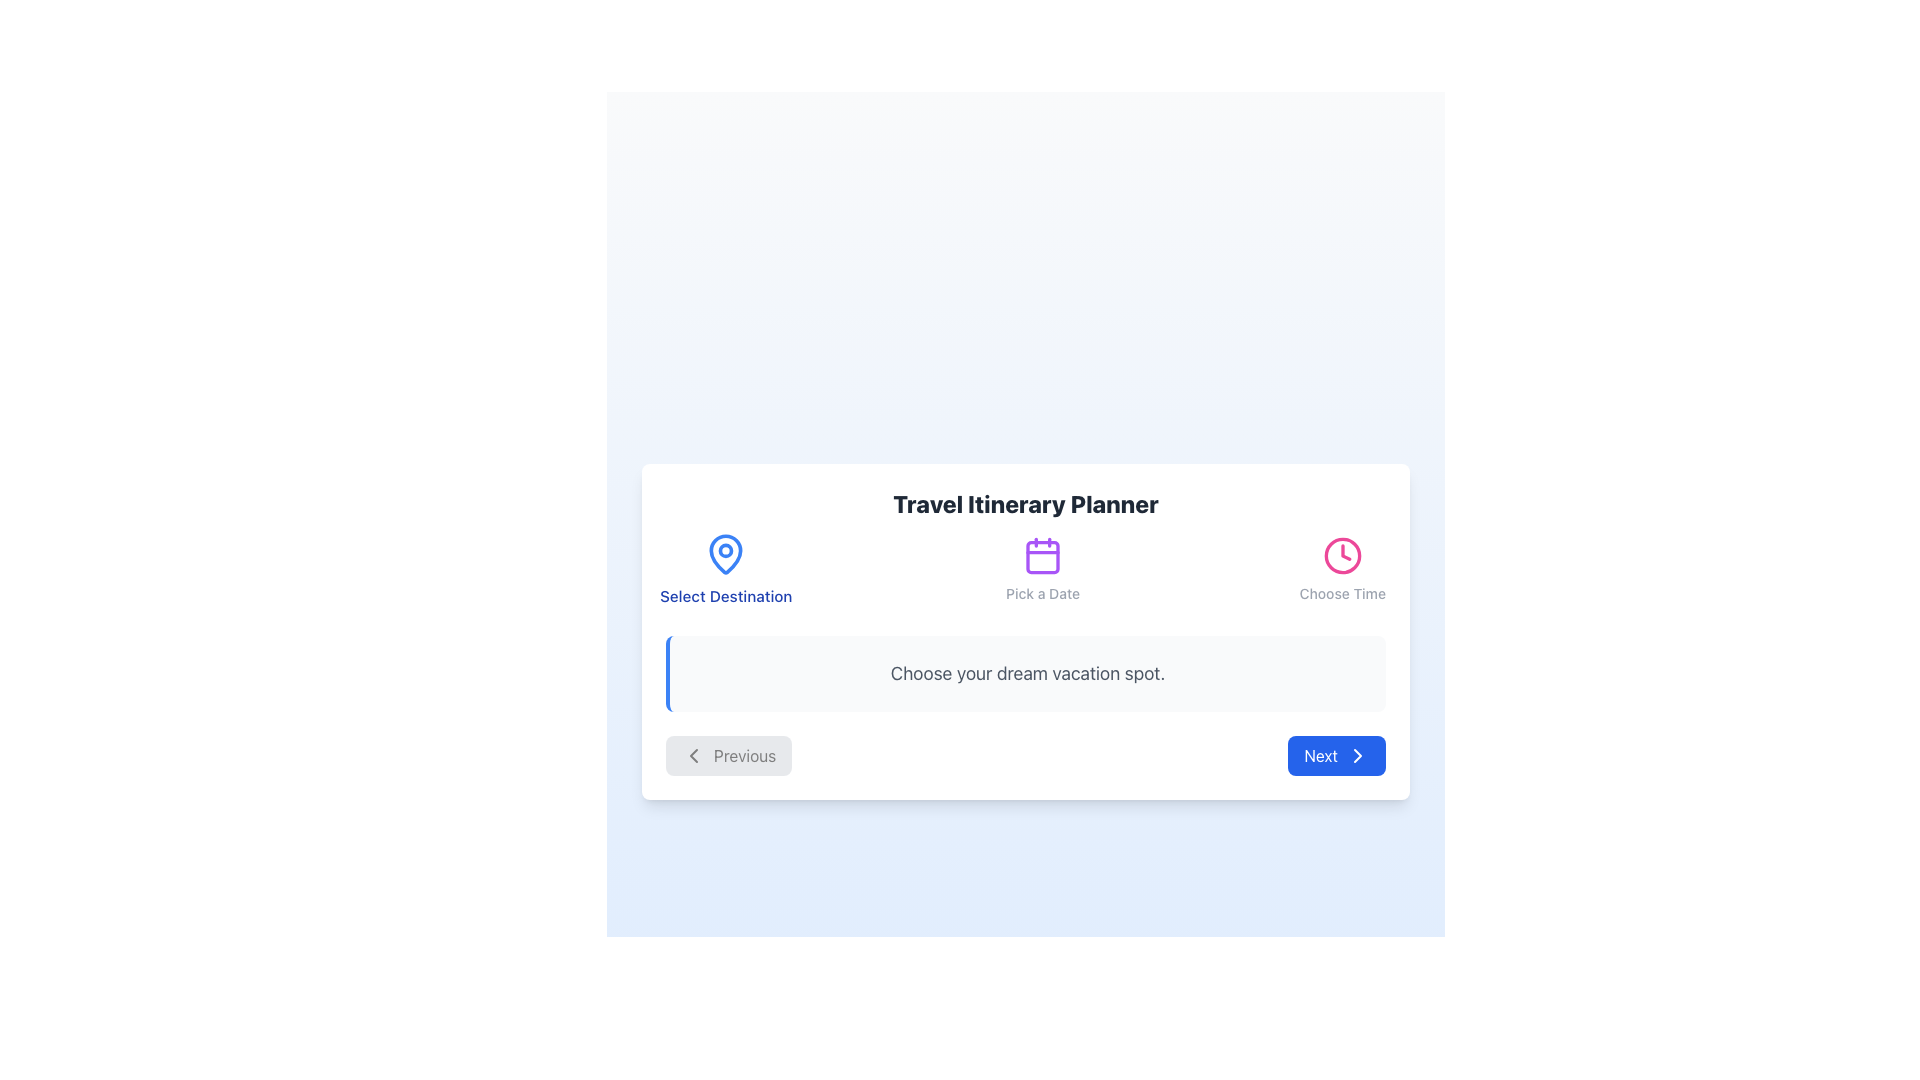 This screenshot has width=1920, height=1080. What do you see at coordinates (1342, 555) in the screenshot?
I see `the 'time selection' icon located to the left of the text 'Choose Time' in the rightmost segment of the options` at bounding box center [1342, 555].